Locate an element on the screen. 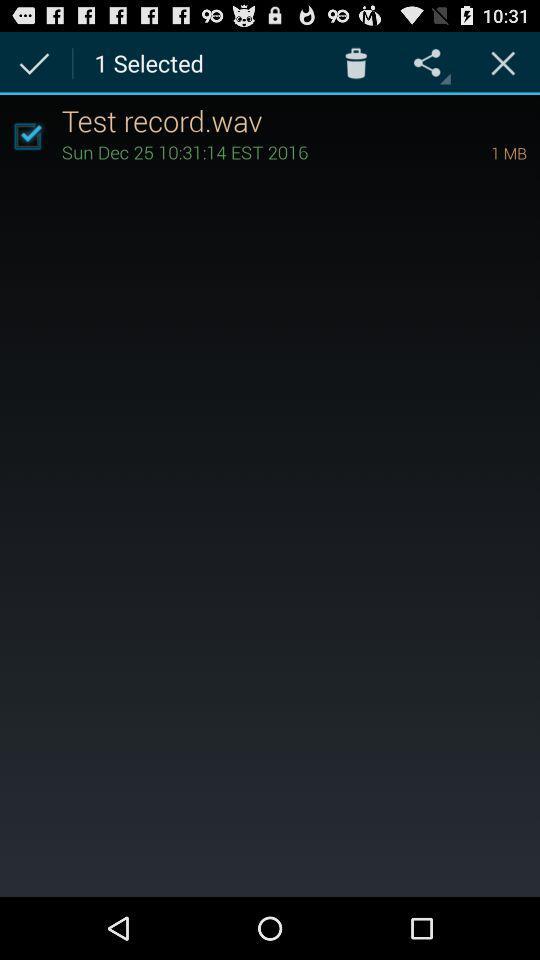  the app next to the 1 selected icon is located at coordinates (355, 62).